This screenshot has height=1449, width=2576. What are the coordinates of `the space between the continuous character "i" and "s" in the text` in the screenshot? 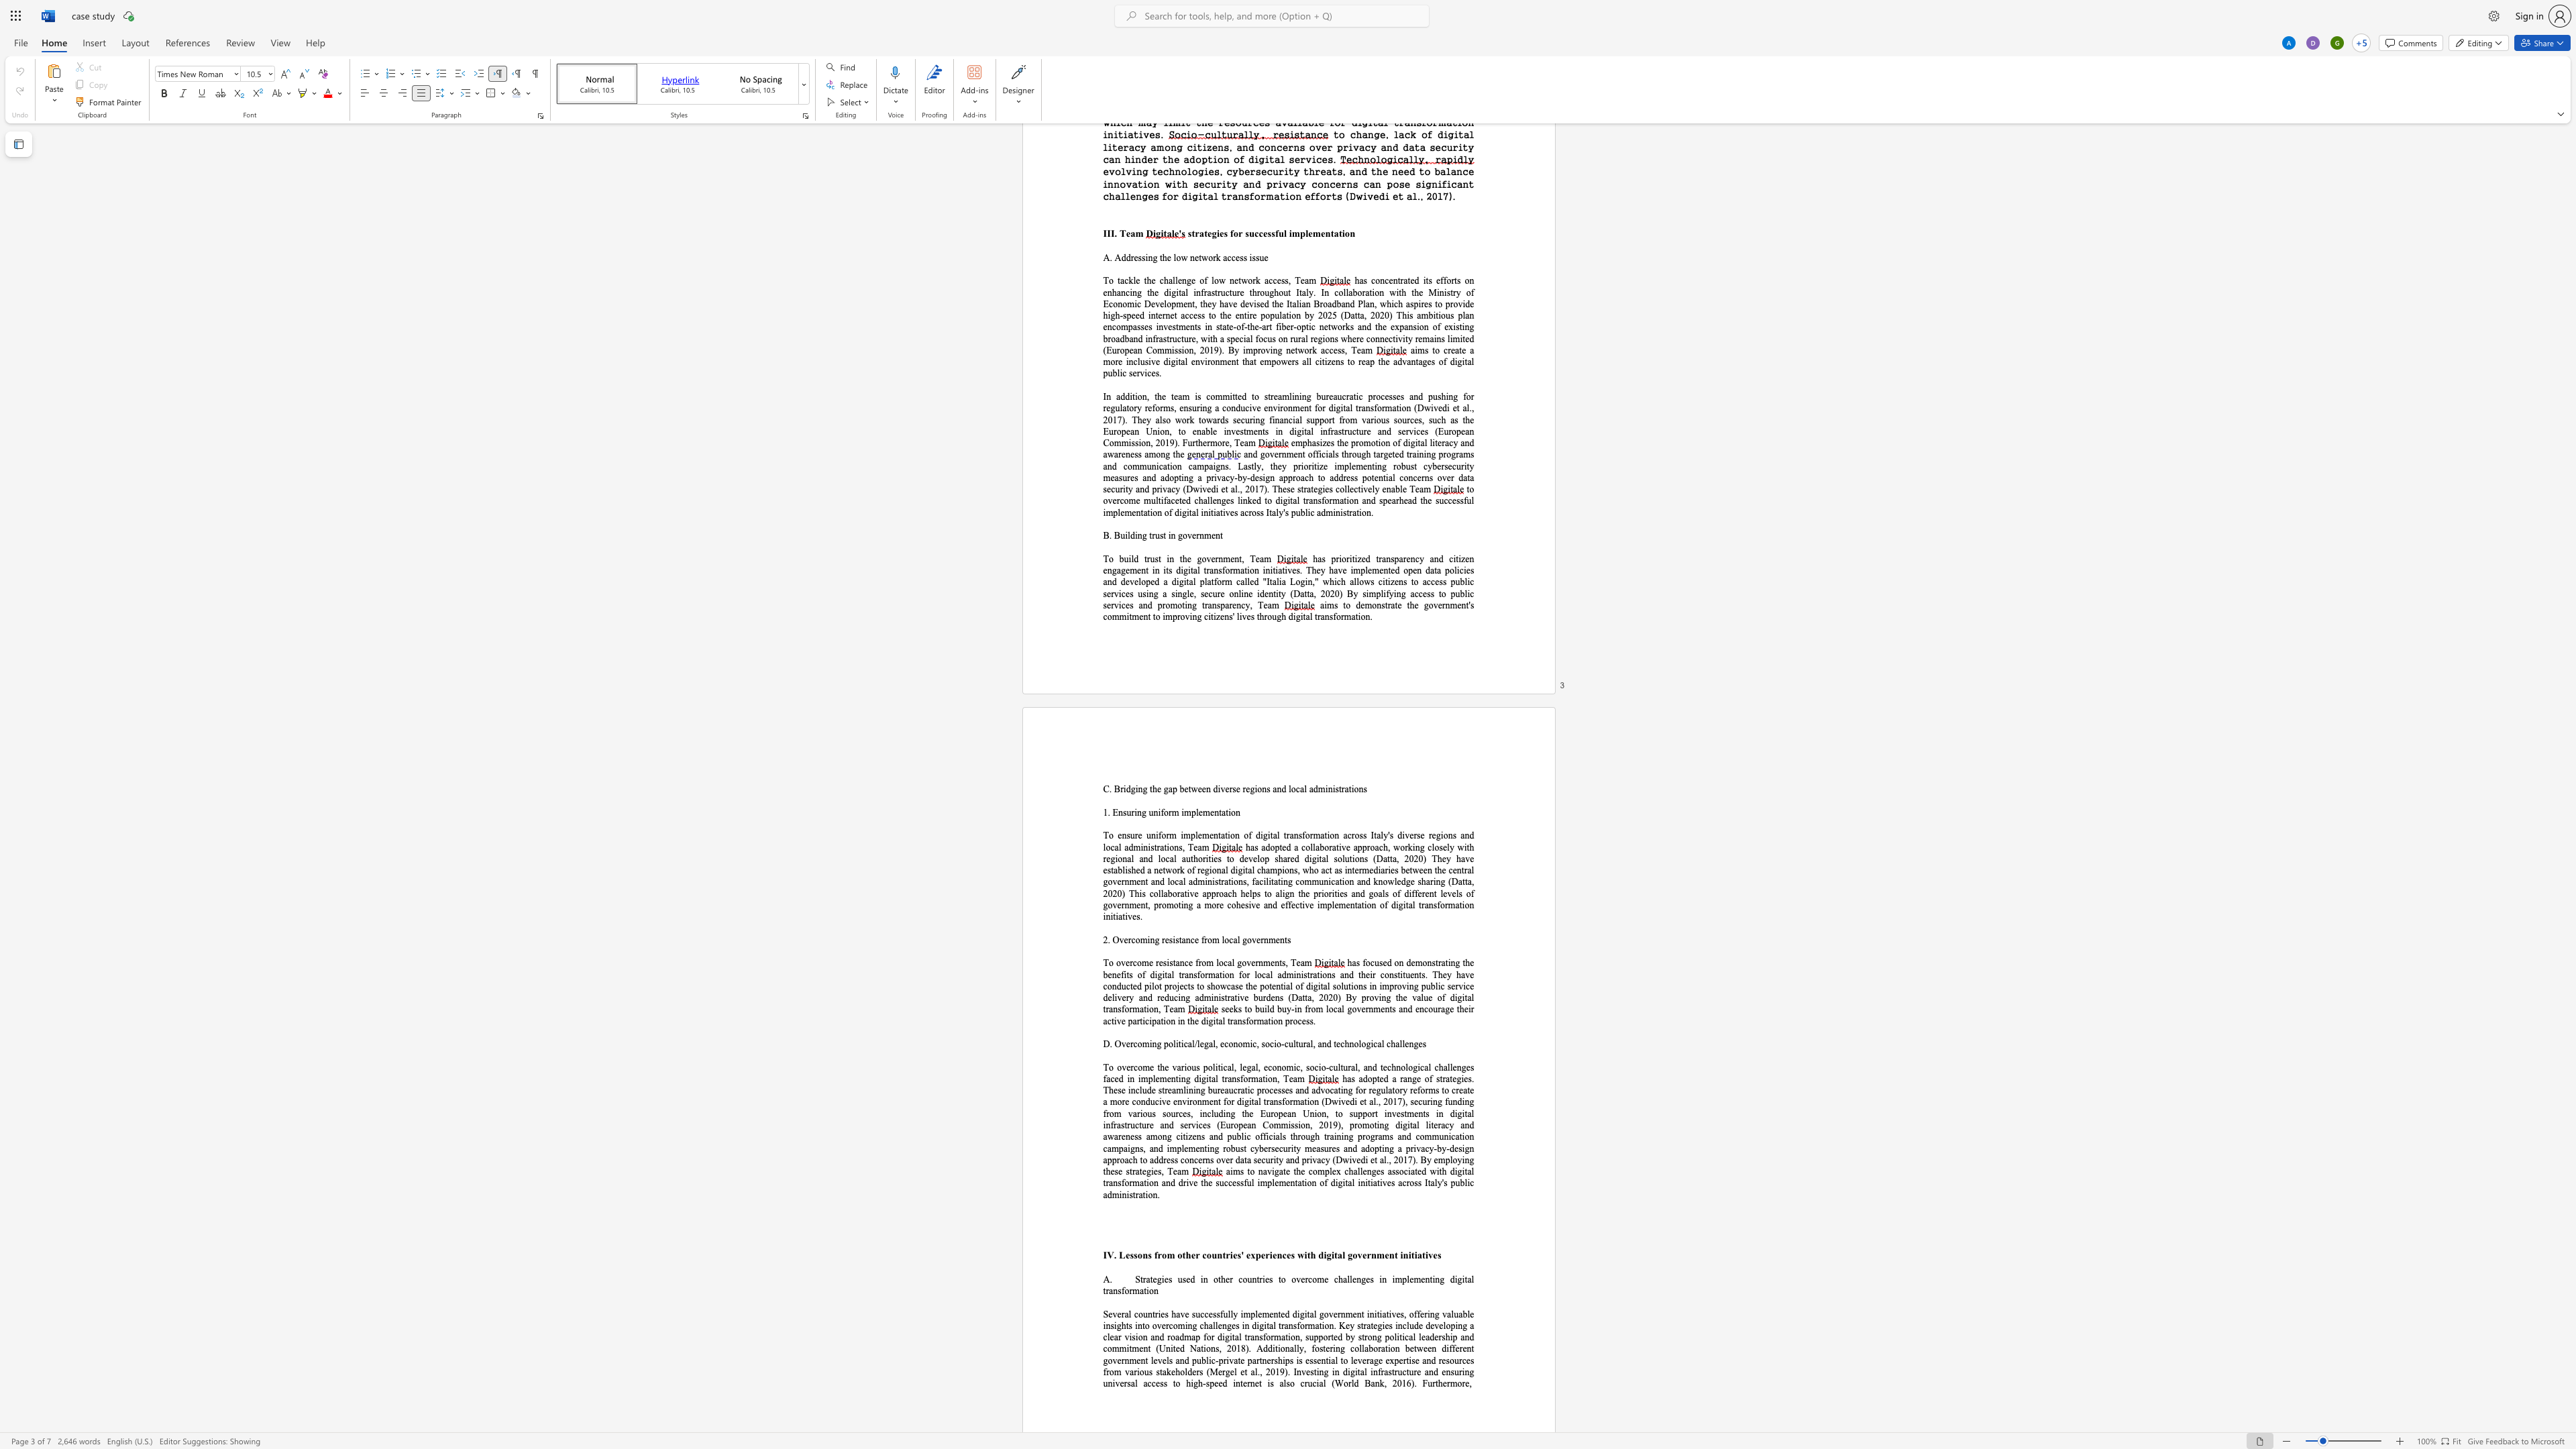 It's located at (1175, 940).